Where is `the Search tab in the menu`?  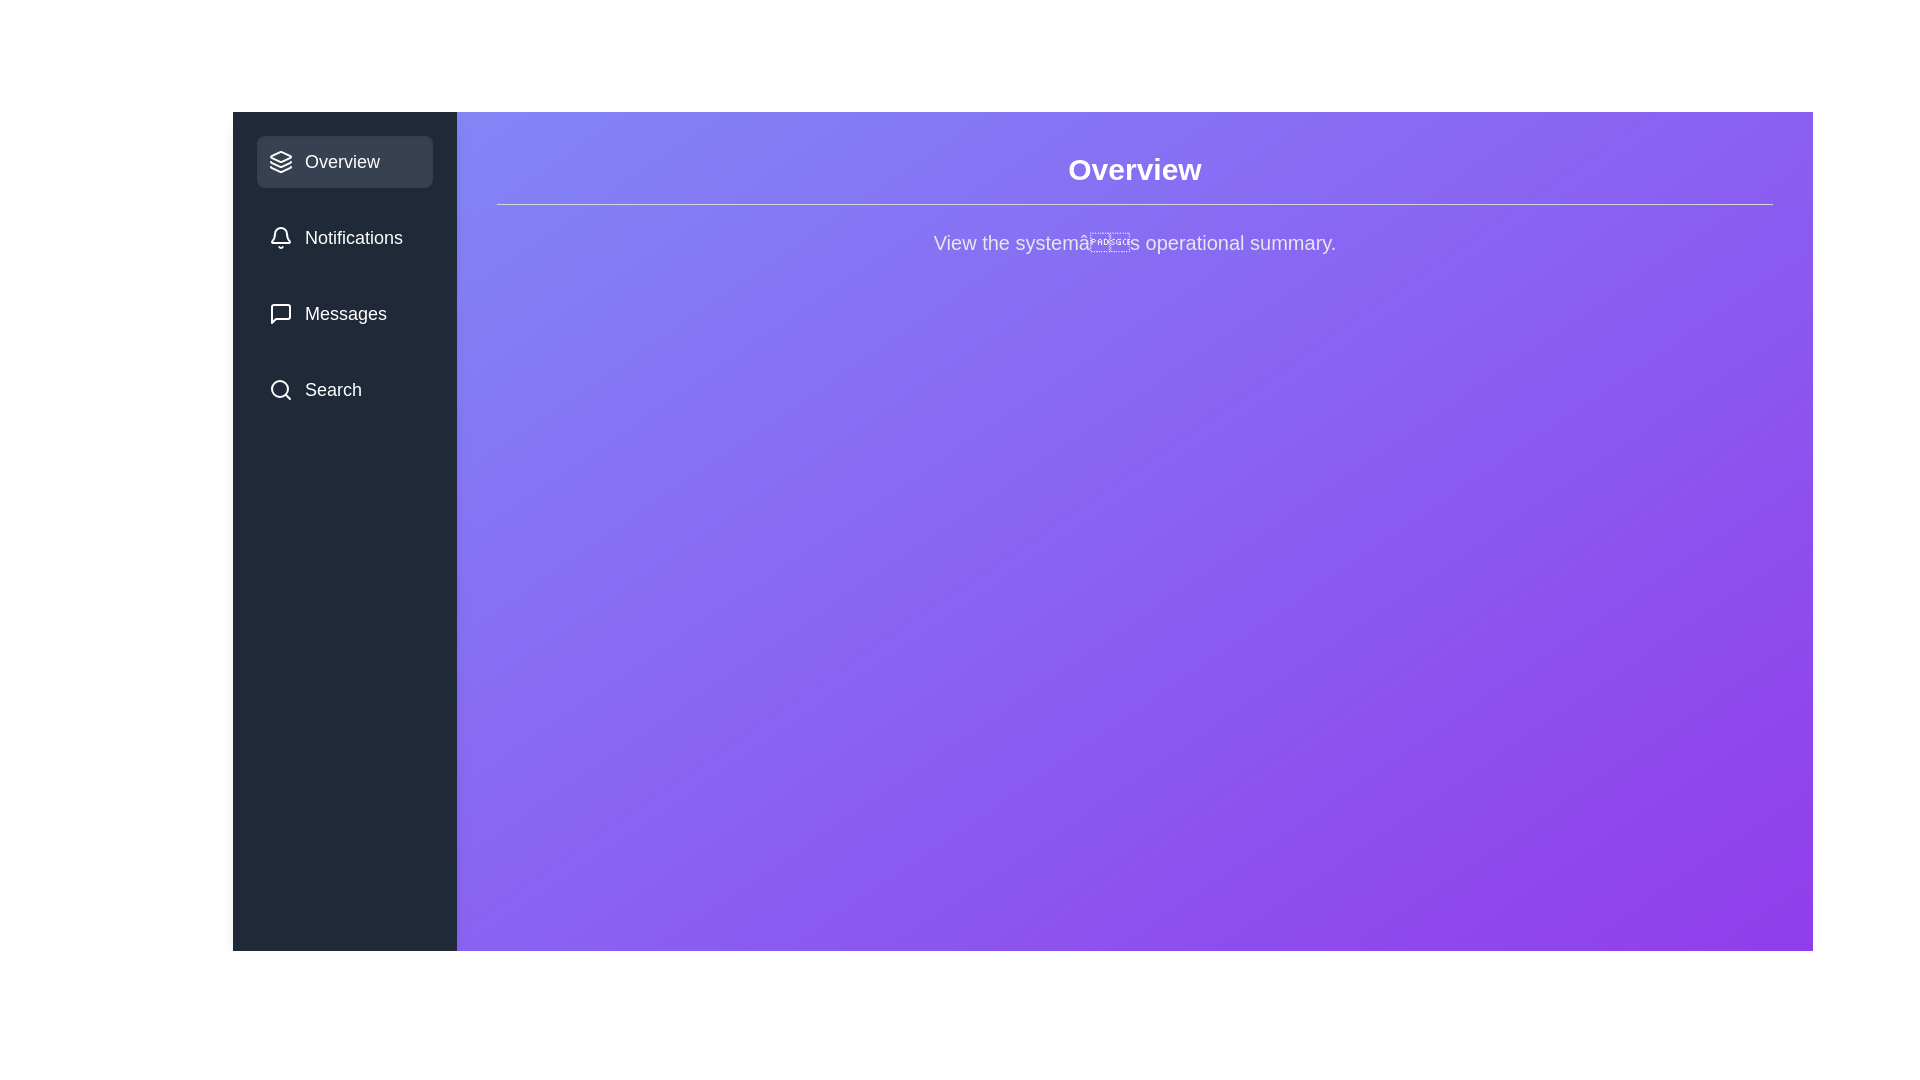
the Search tab in the menu is located at coordinates (345, 389).